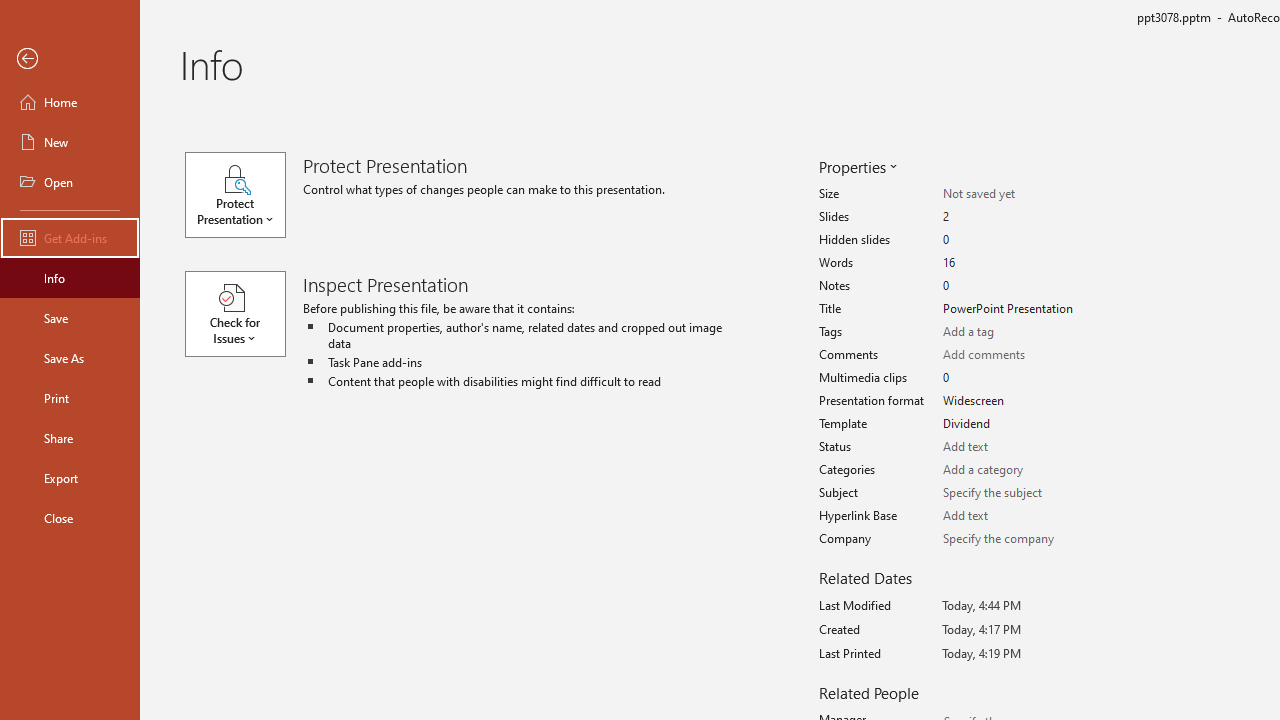  What do you see at coordinates (1012, 262) in the screenshot?
I see `'Words'` at bounding box center [1012, 262].